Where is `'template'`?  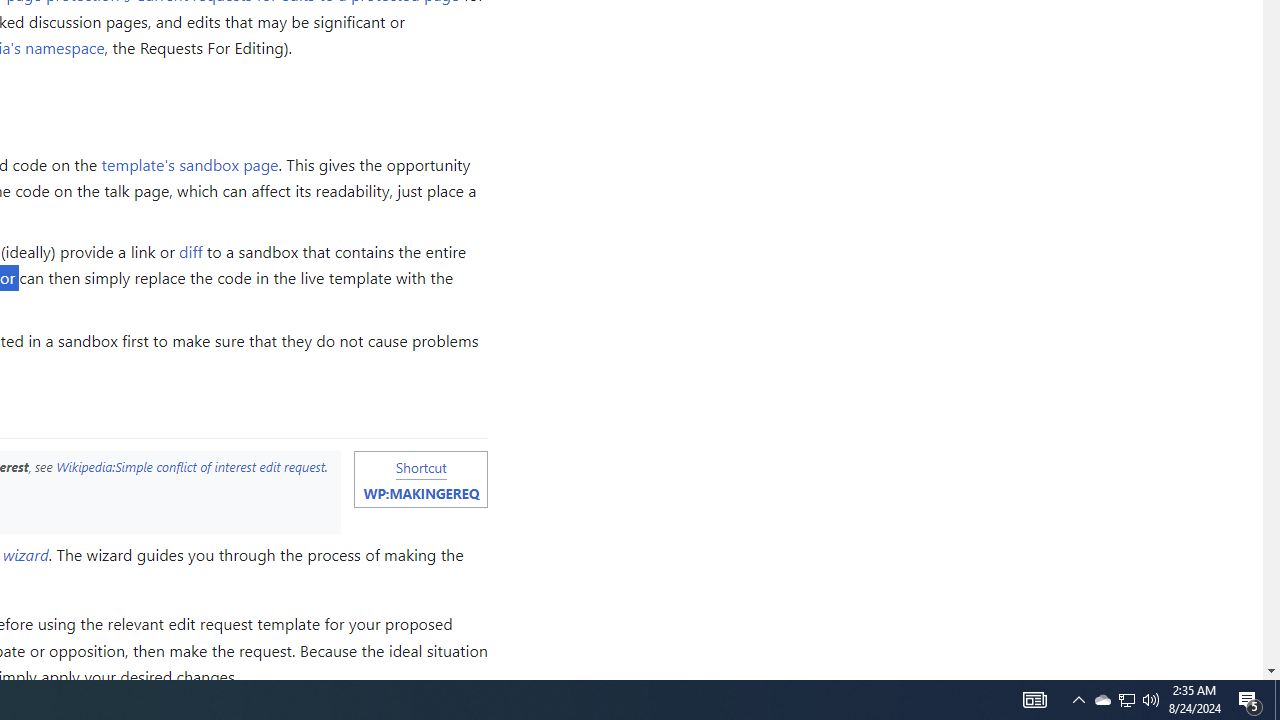
'template' is located at coordinates (190, 162).